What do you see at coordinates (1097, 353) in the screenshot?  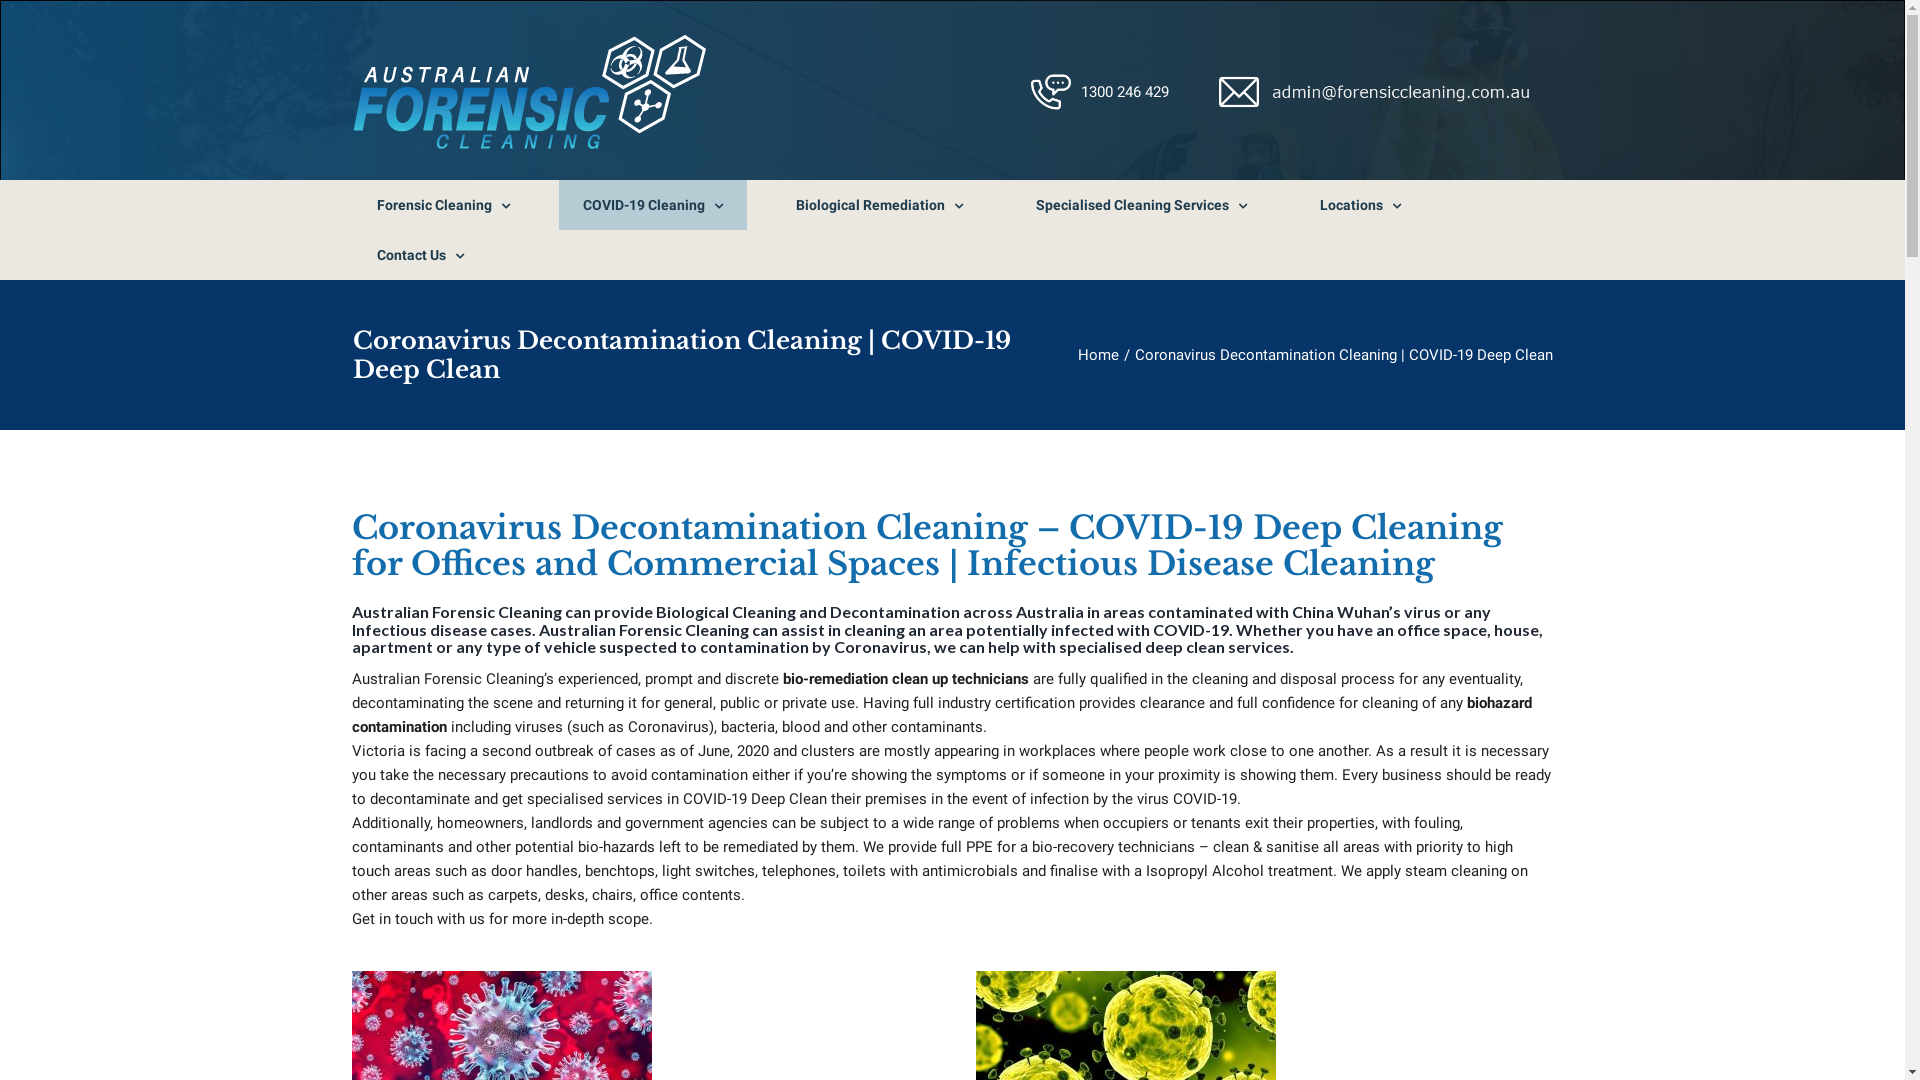 I see `'Home'` at bounding box center [1097, 353].